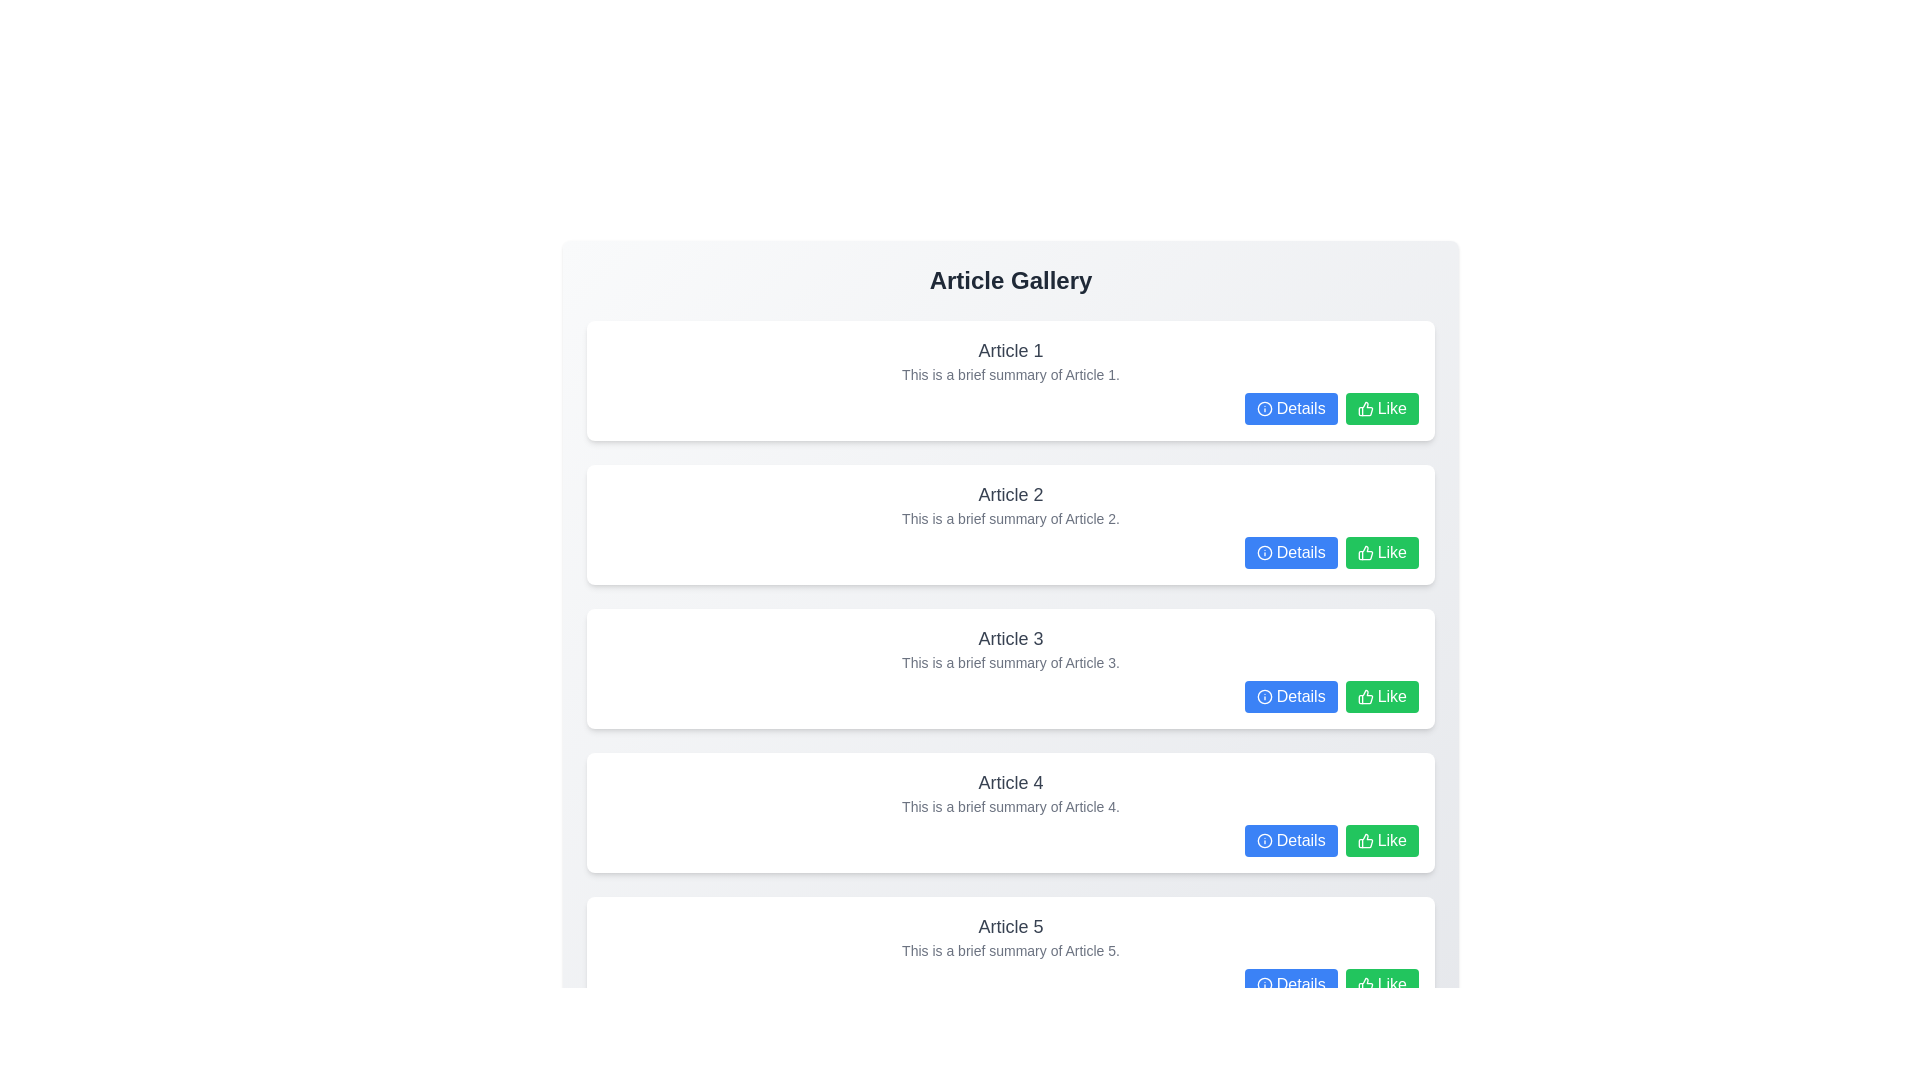 Image resolution: width=1920 pixels, height=1080 pixels. I want to click on the text element displaying 'Article 4', which is styled as a medium-large heading in gray and positioned above its summary within an article card layout, so click(1011, 782).